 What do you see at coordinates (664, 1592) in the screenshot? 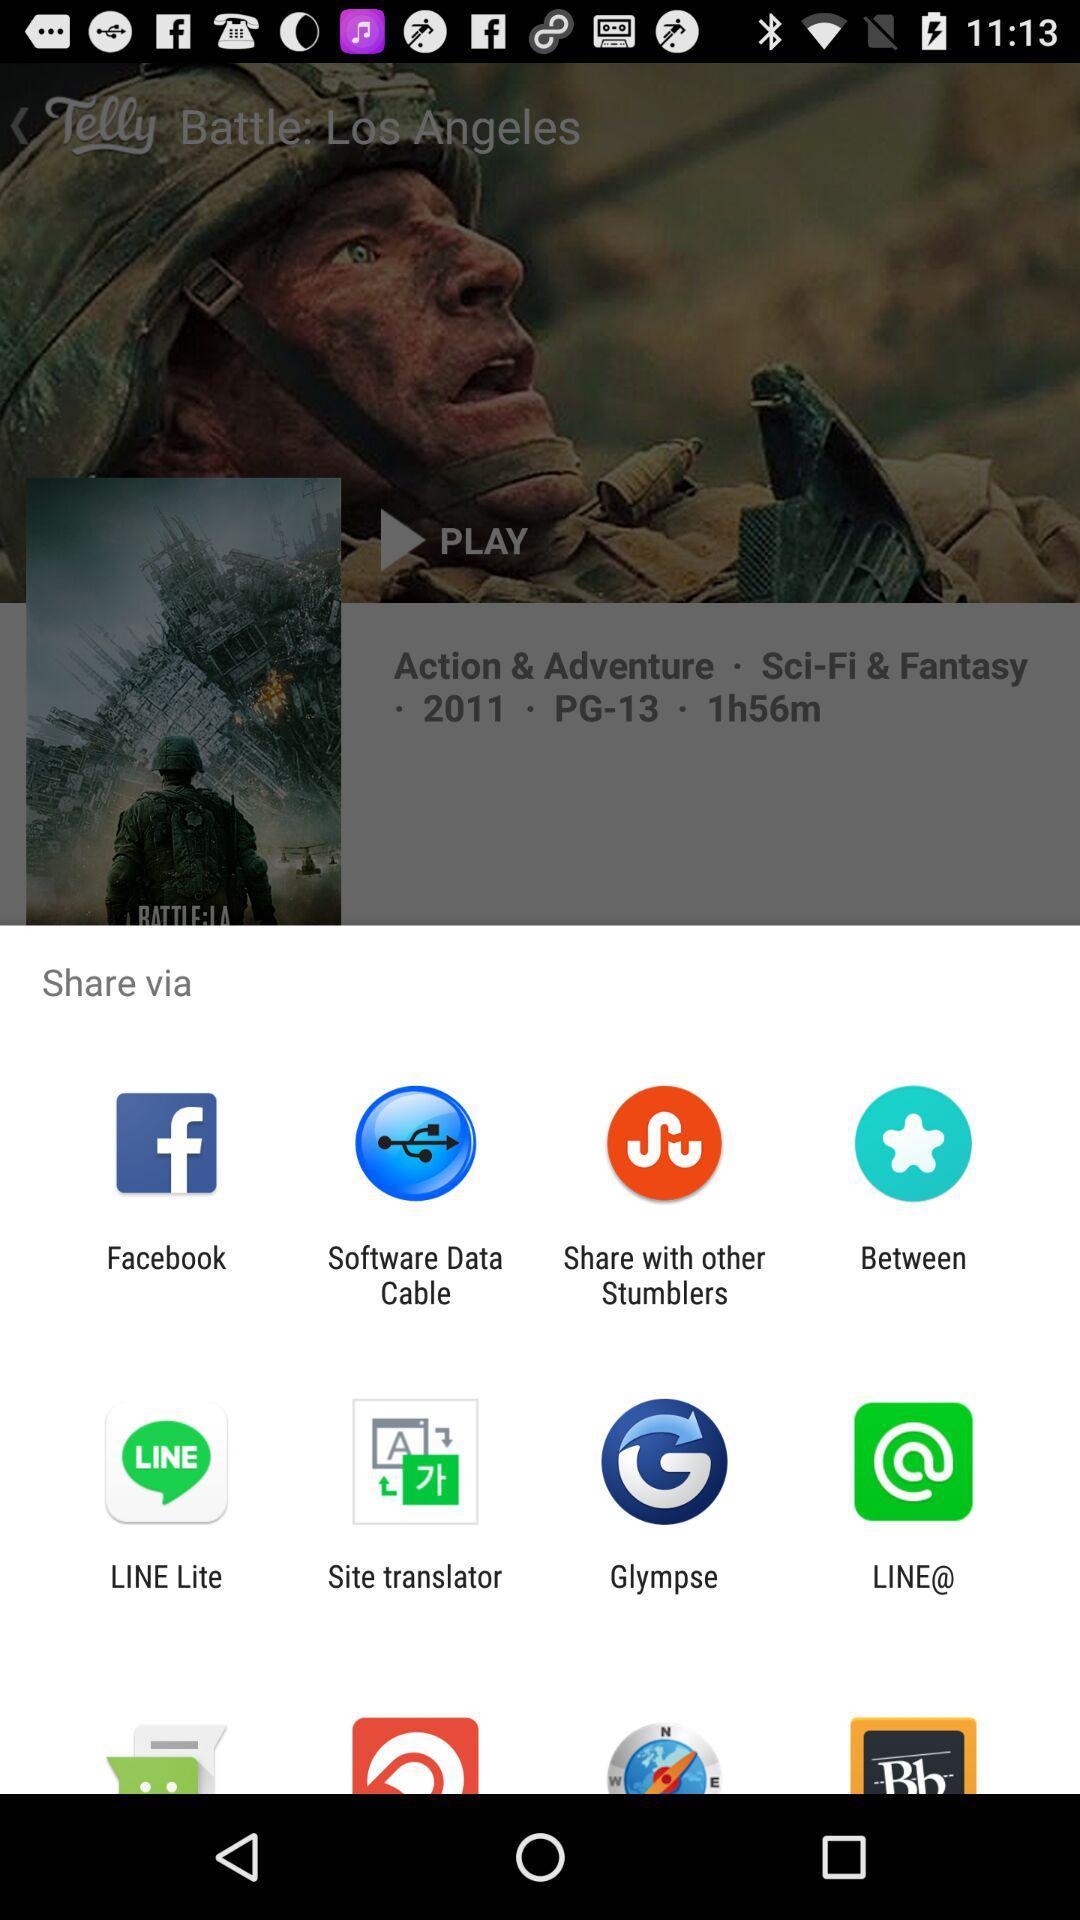
I see `the item to the left of the line@` at bounding box center [664, 1592].